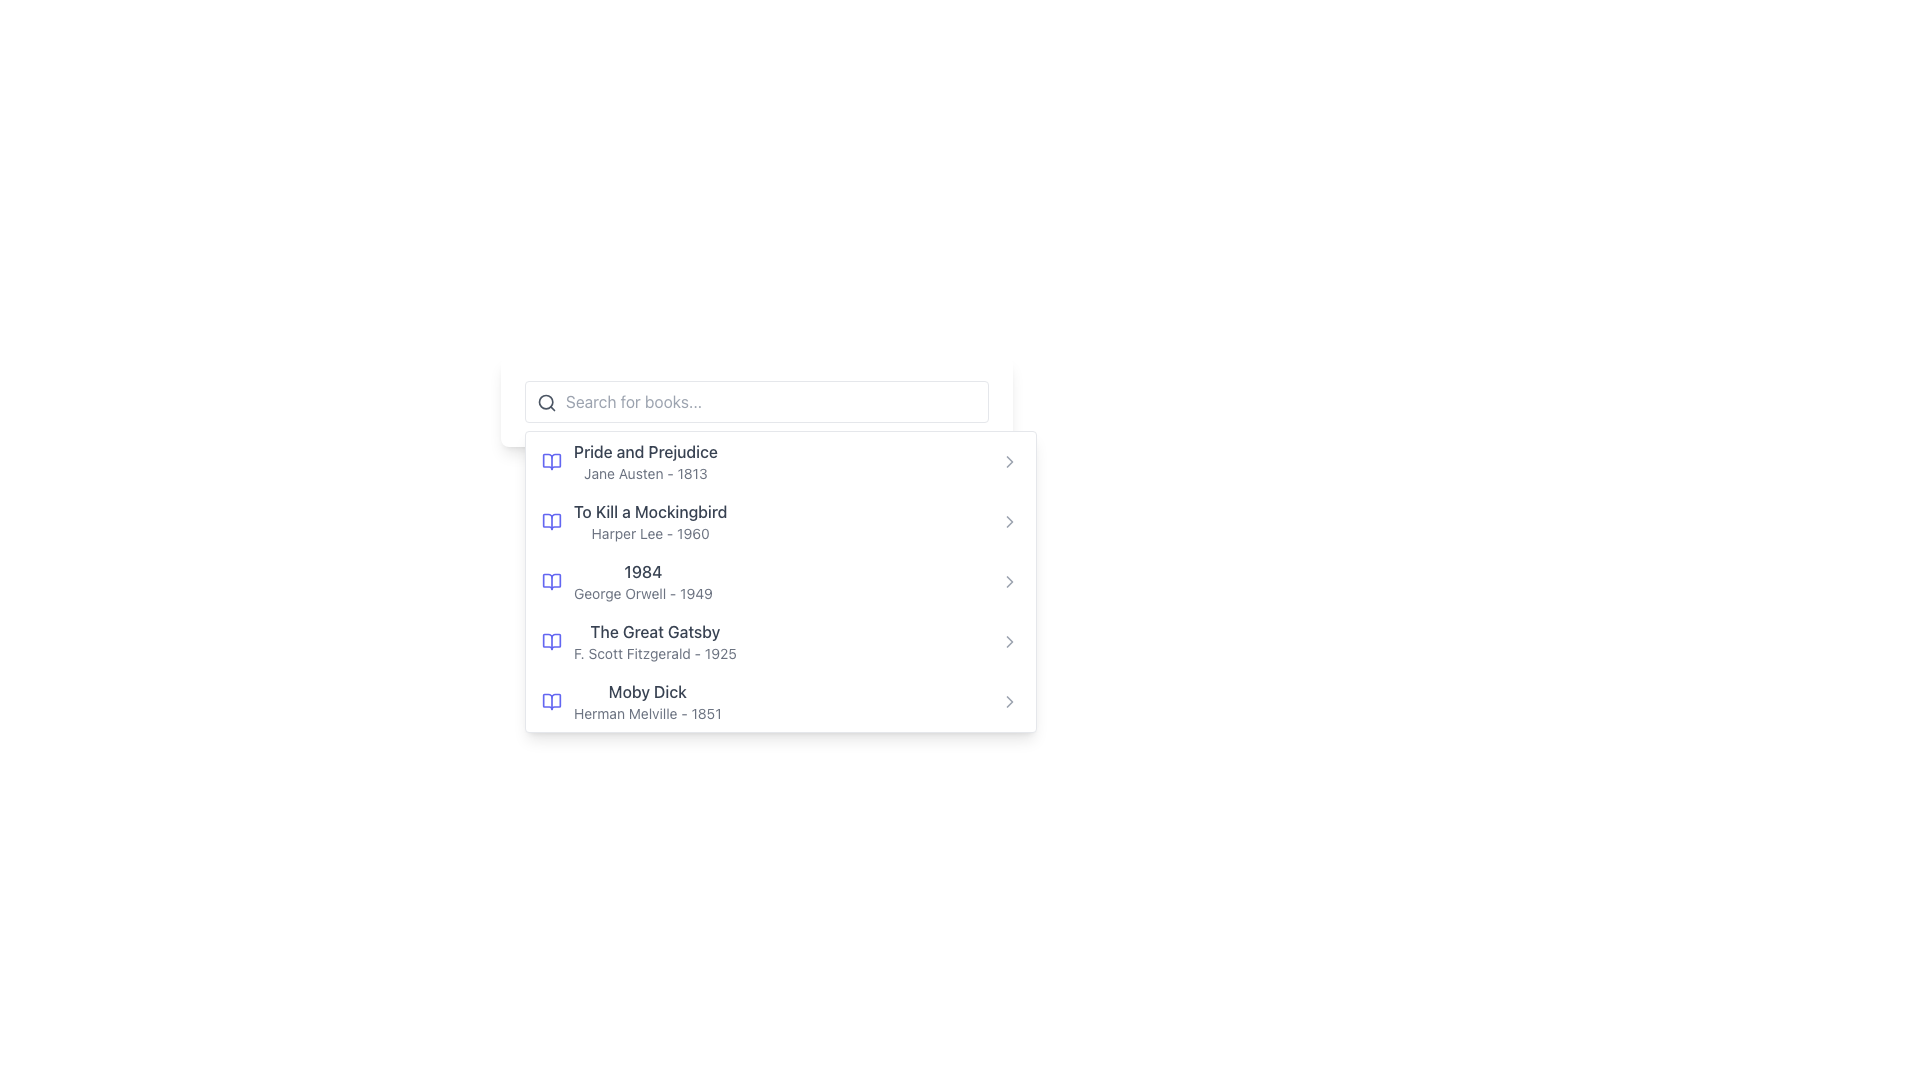 Image resolution: width=1920 pixels, height=1080 pixels. Describe the element at coordinates (655, 632) in the screenshot. I see `the static text label displaying the title 'The Great Gatsby', which is styled in gray and bold, prominently positioned in a list of book titles` at that location.